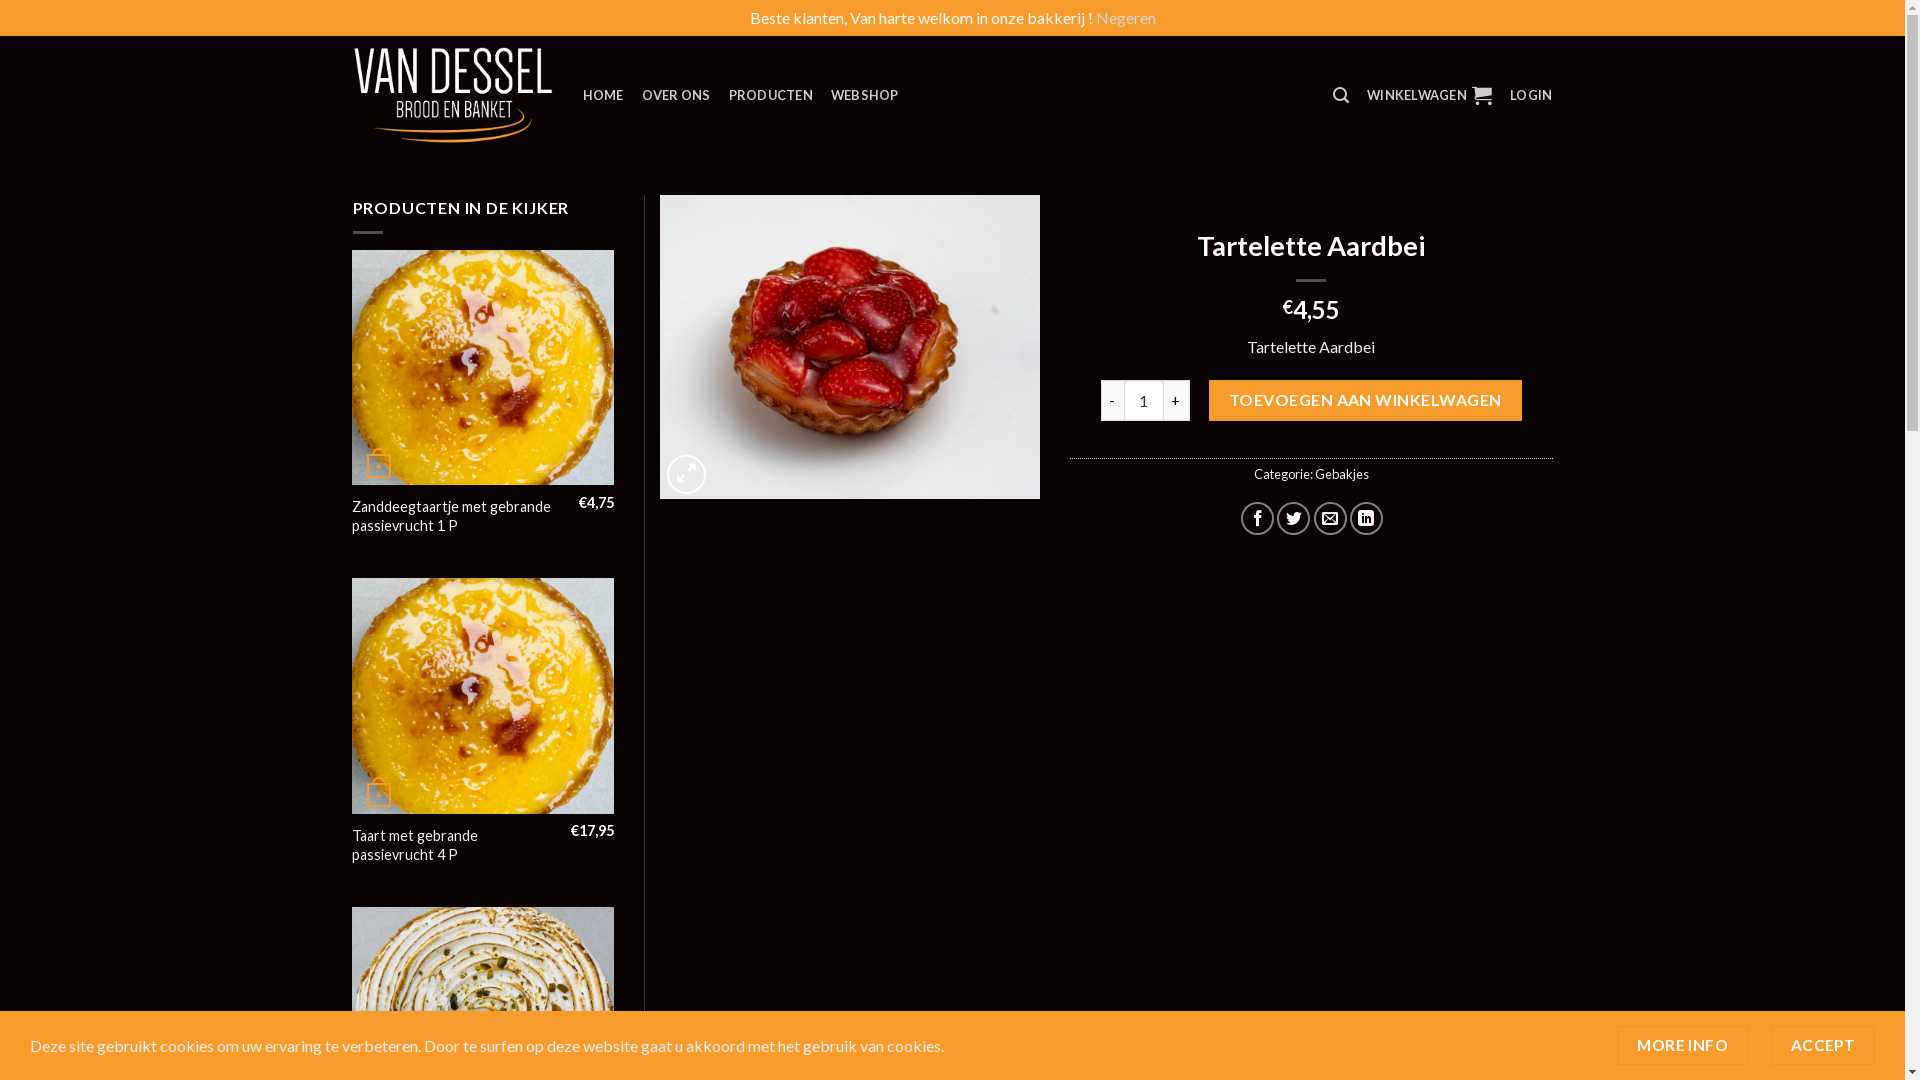  Describe the element at coordinates (1823, 1044) in the screenshot. I see `'ACCEPT'` at that location.